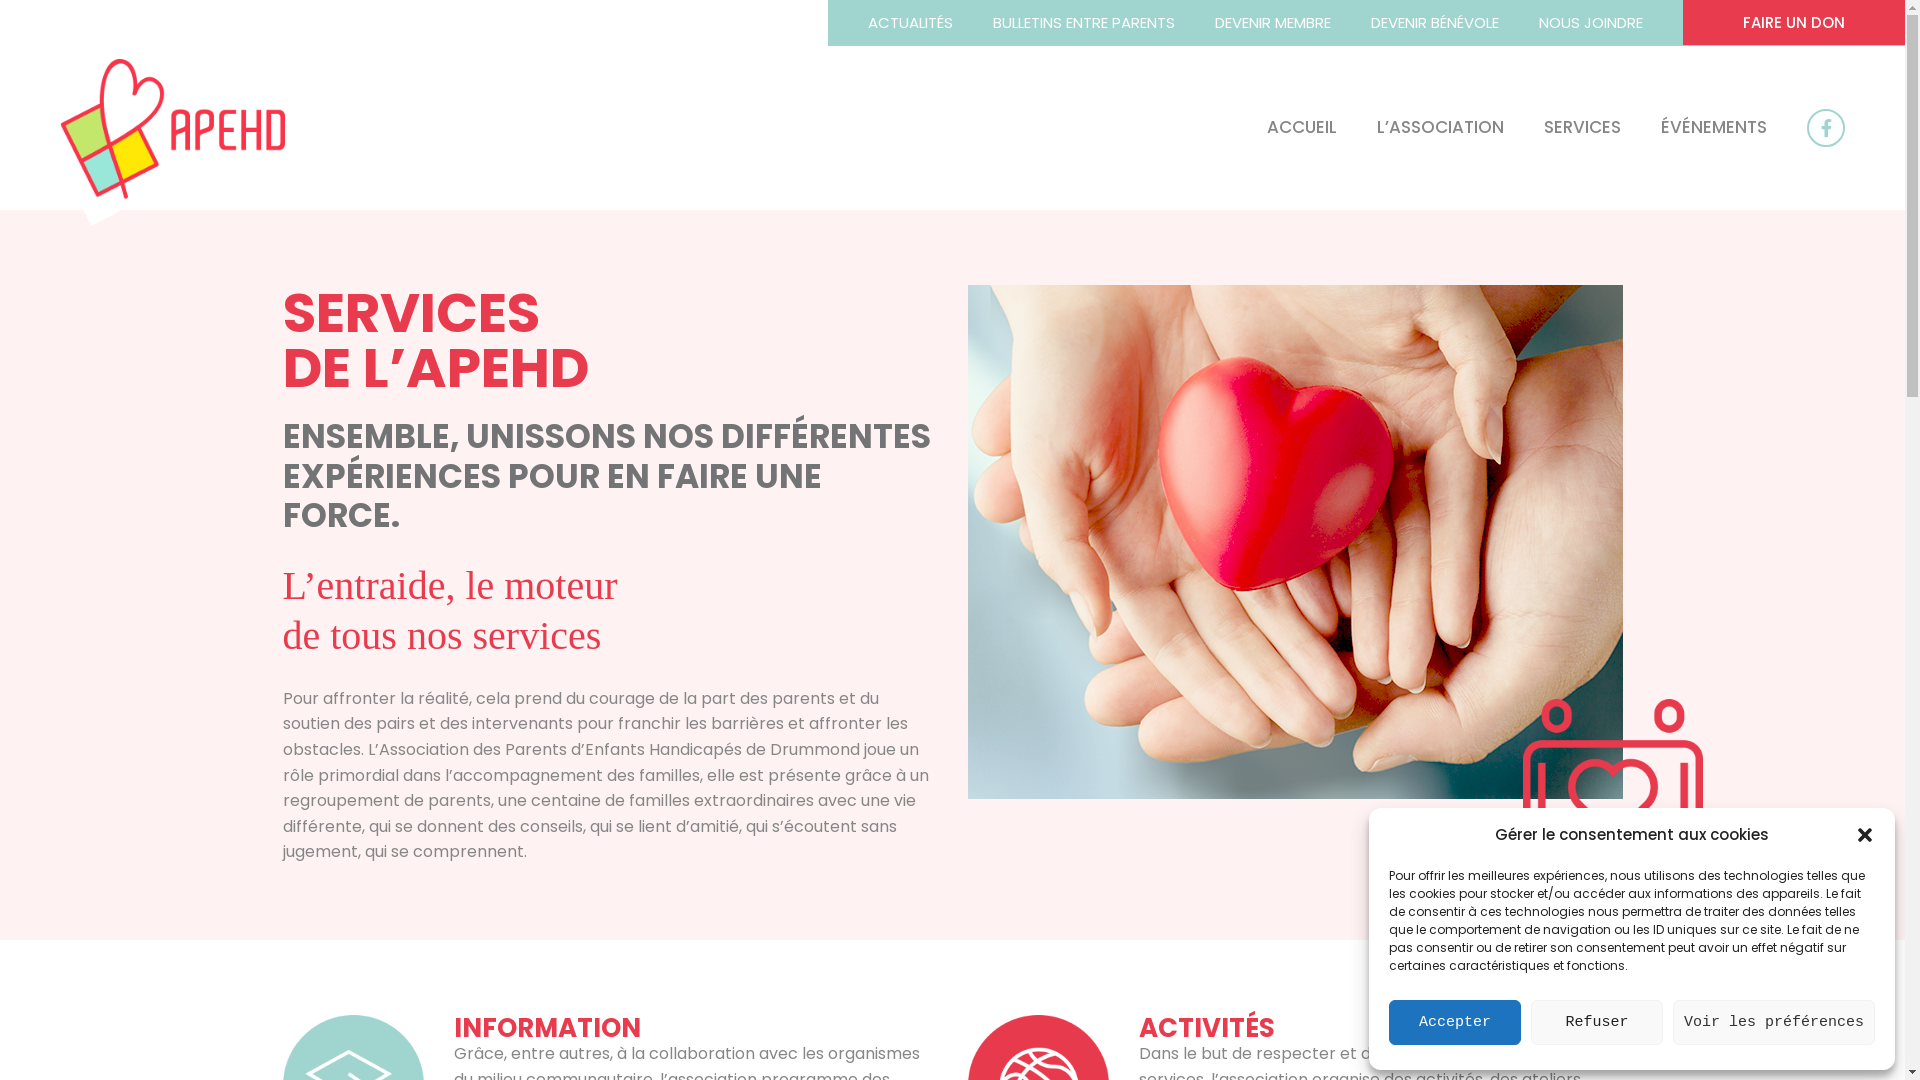 The image size is (1920, 1080). Describe the element at coordinates (1561, 127) in the screenshot. I see `'SERVICES'` at that location.